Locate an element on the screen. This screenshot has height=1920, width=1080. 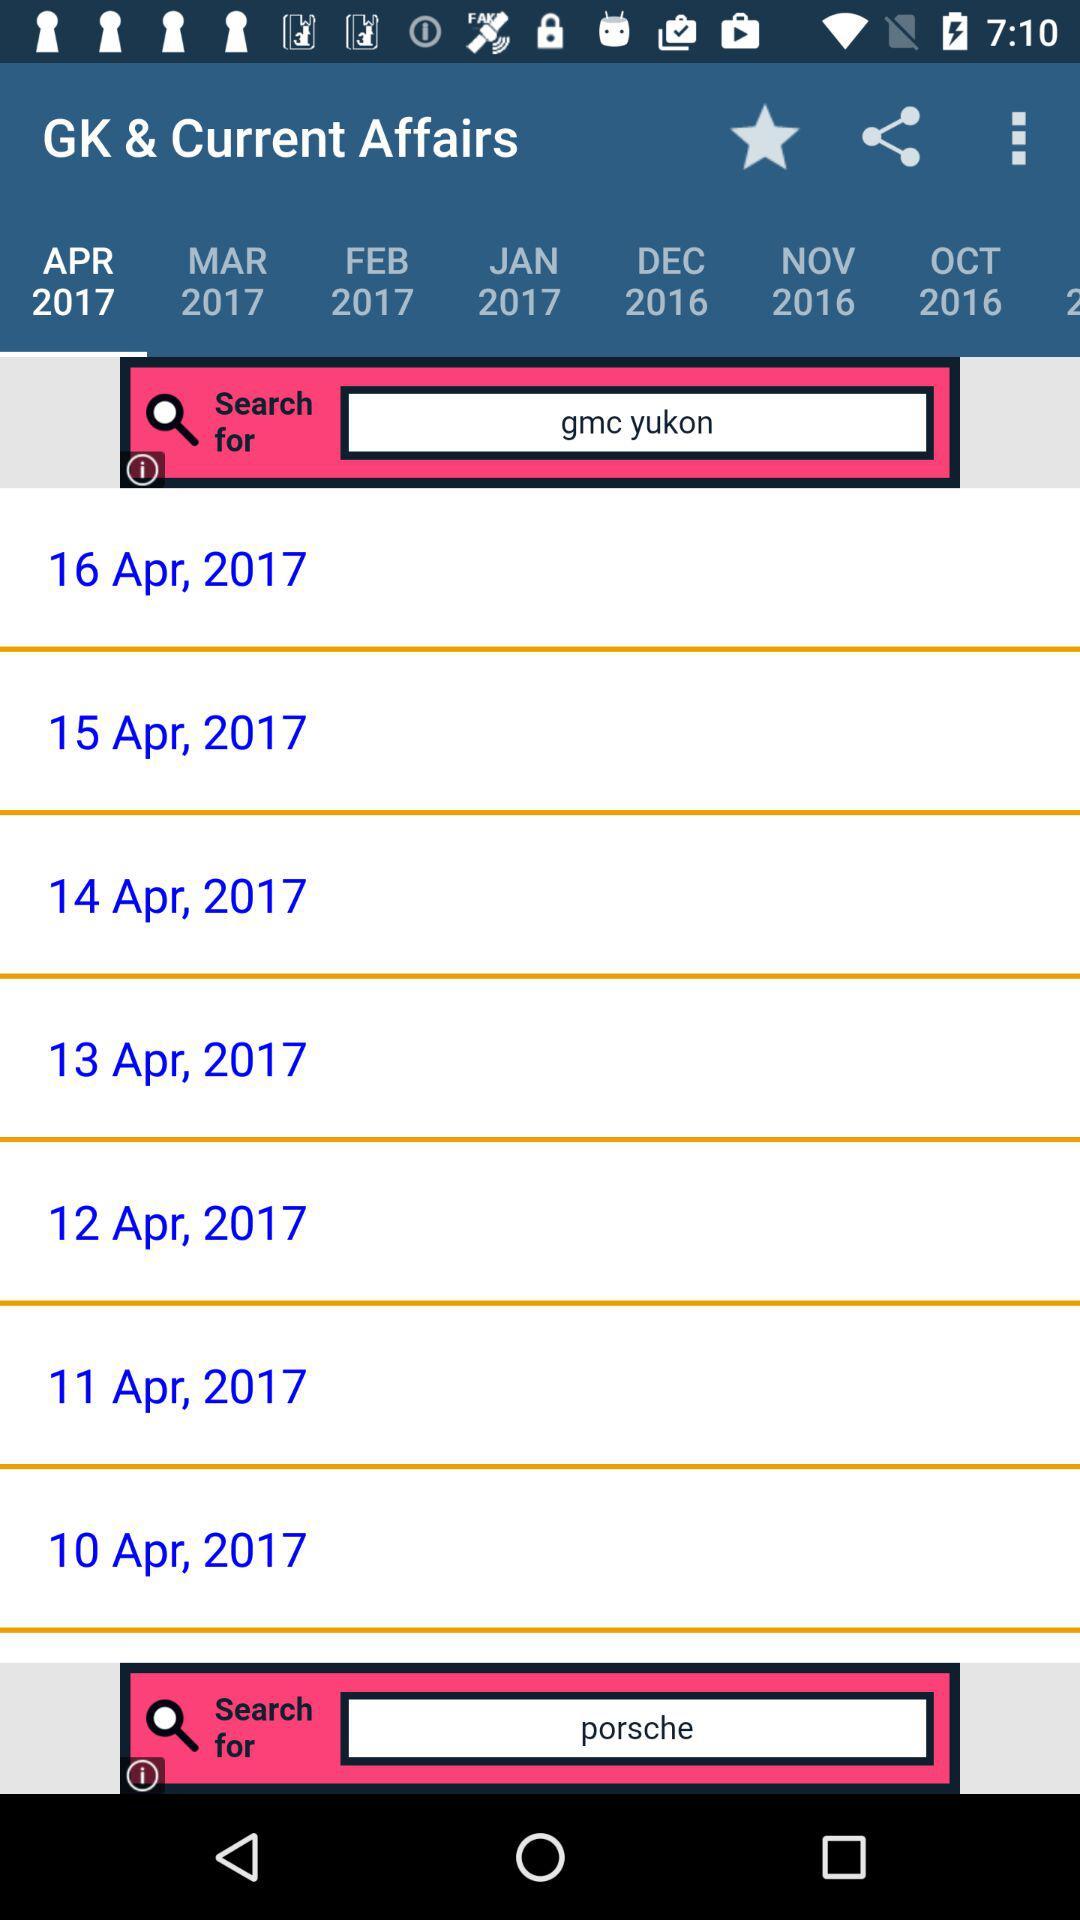
the icon next to  jan is located at coordinates (372, 279).